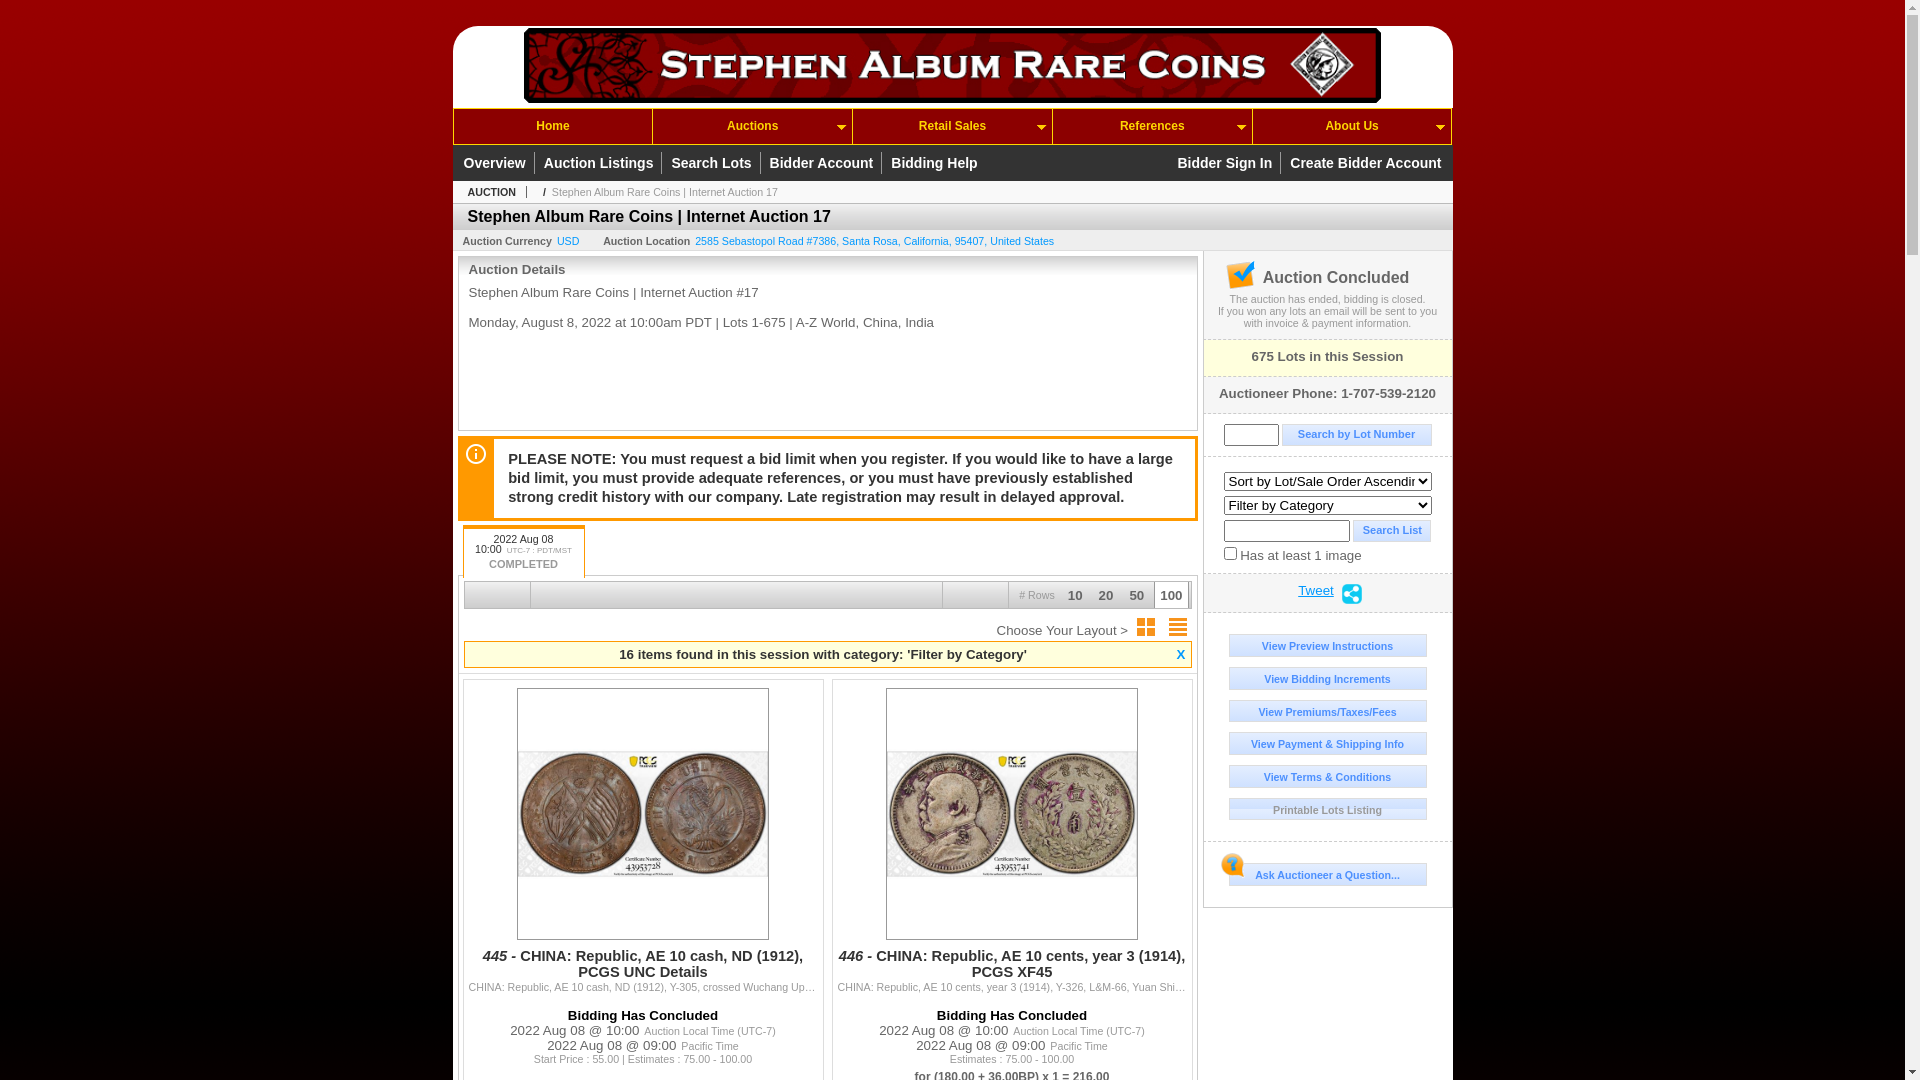 The image size is (1920, 1080). What do you see at coordinates (1153, 600) in the screenshot?
I see `'100'` at bounding box center [1153, 600].